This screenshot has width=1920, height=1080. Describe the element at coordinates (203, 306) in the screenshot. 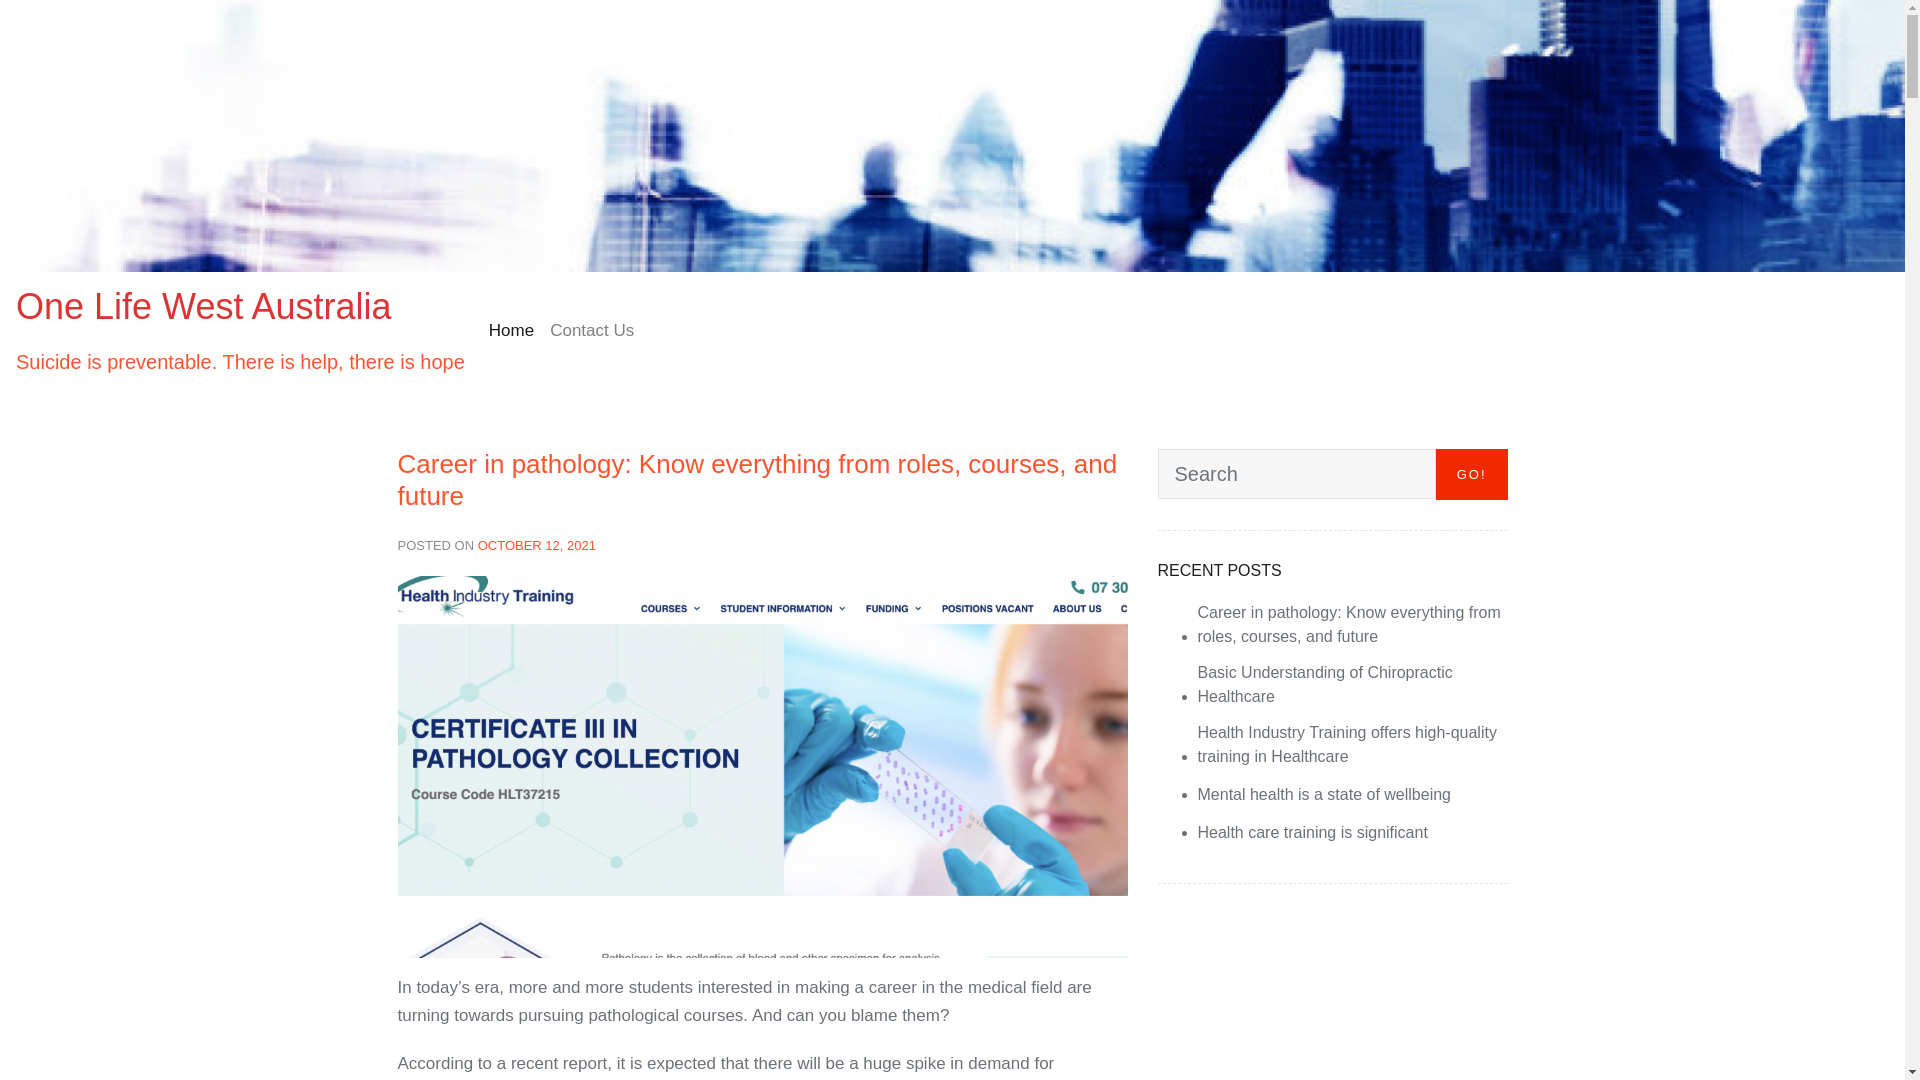

I see `'One Life West Australia'` at that location.